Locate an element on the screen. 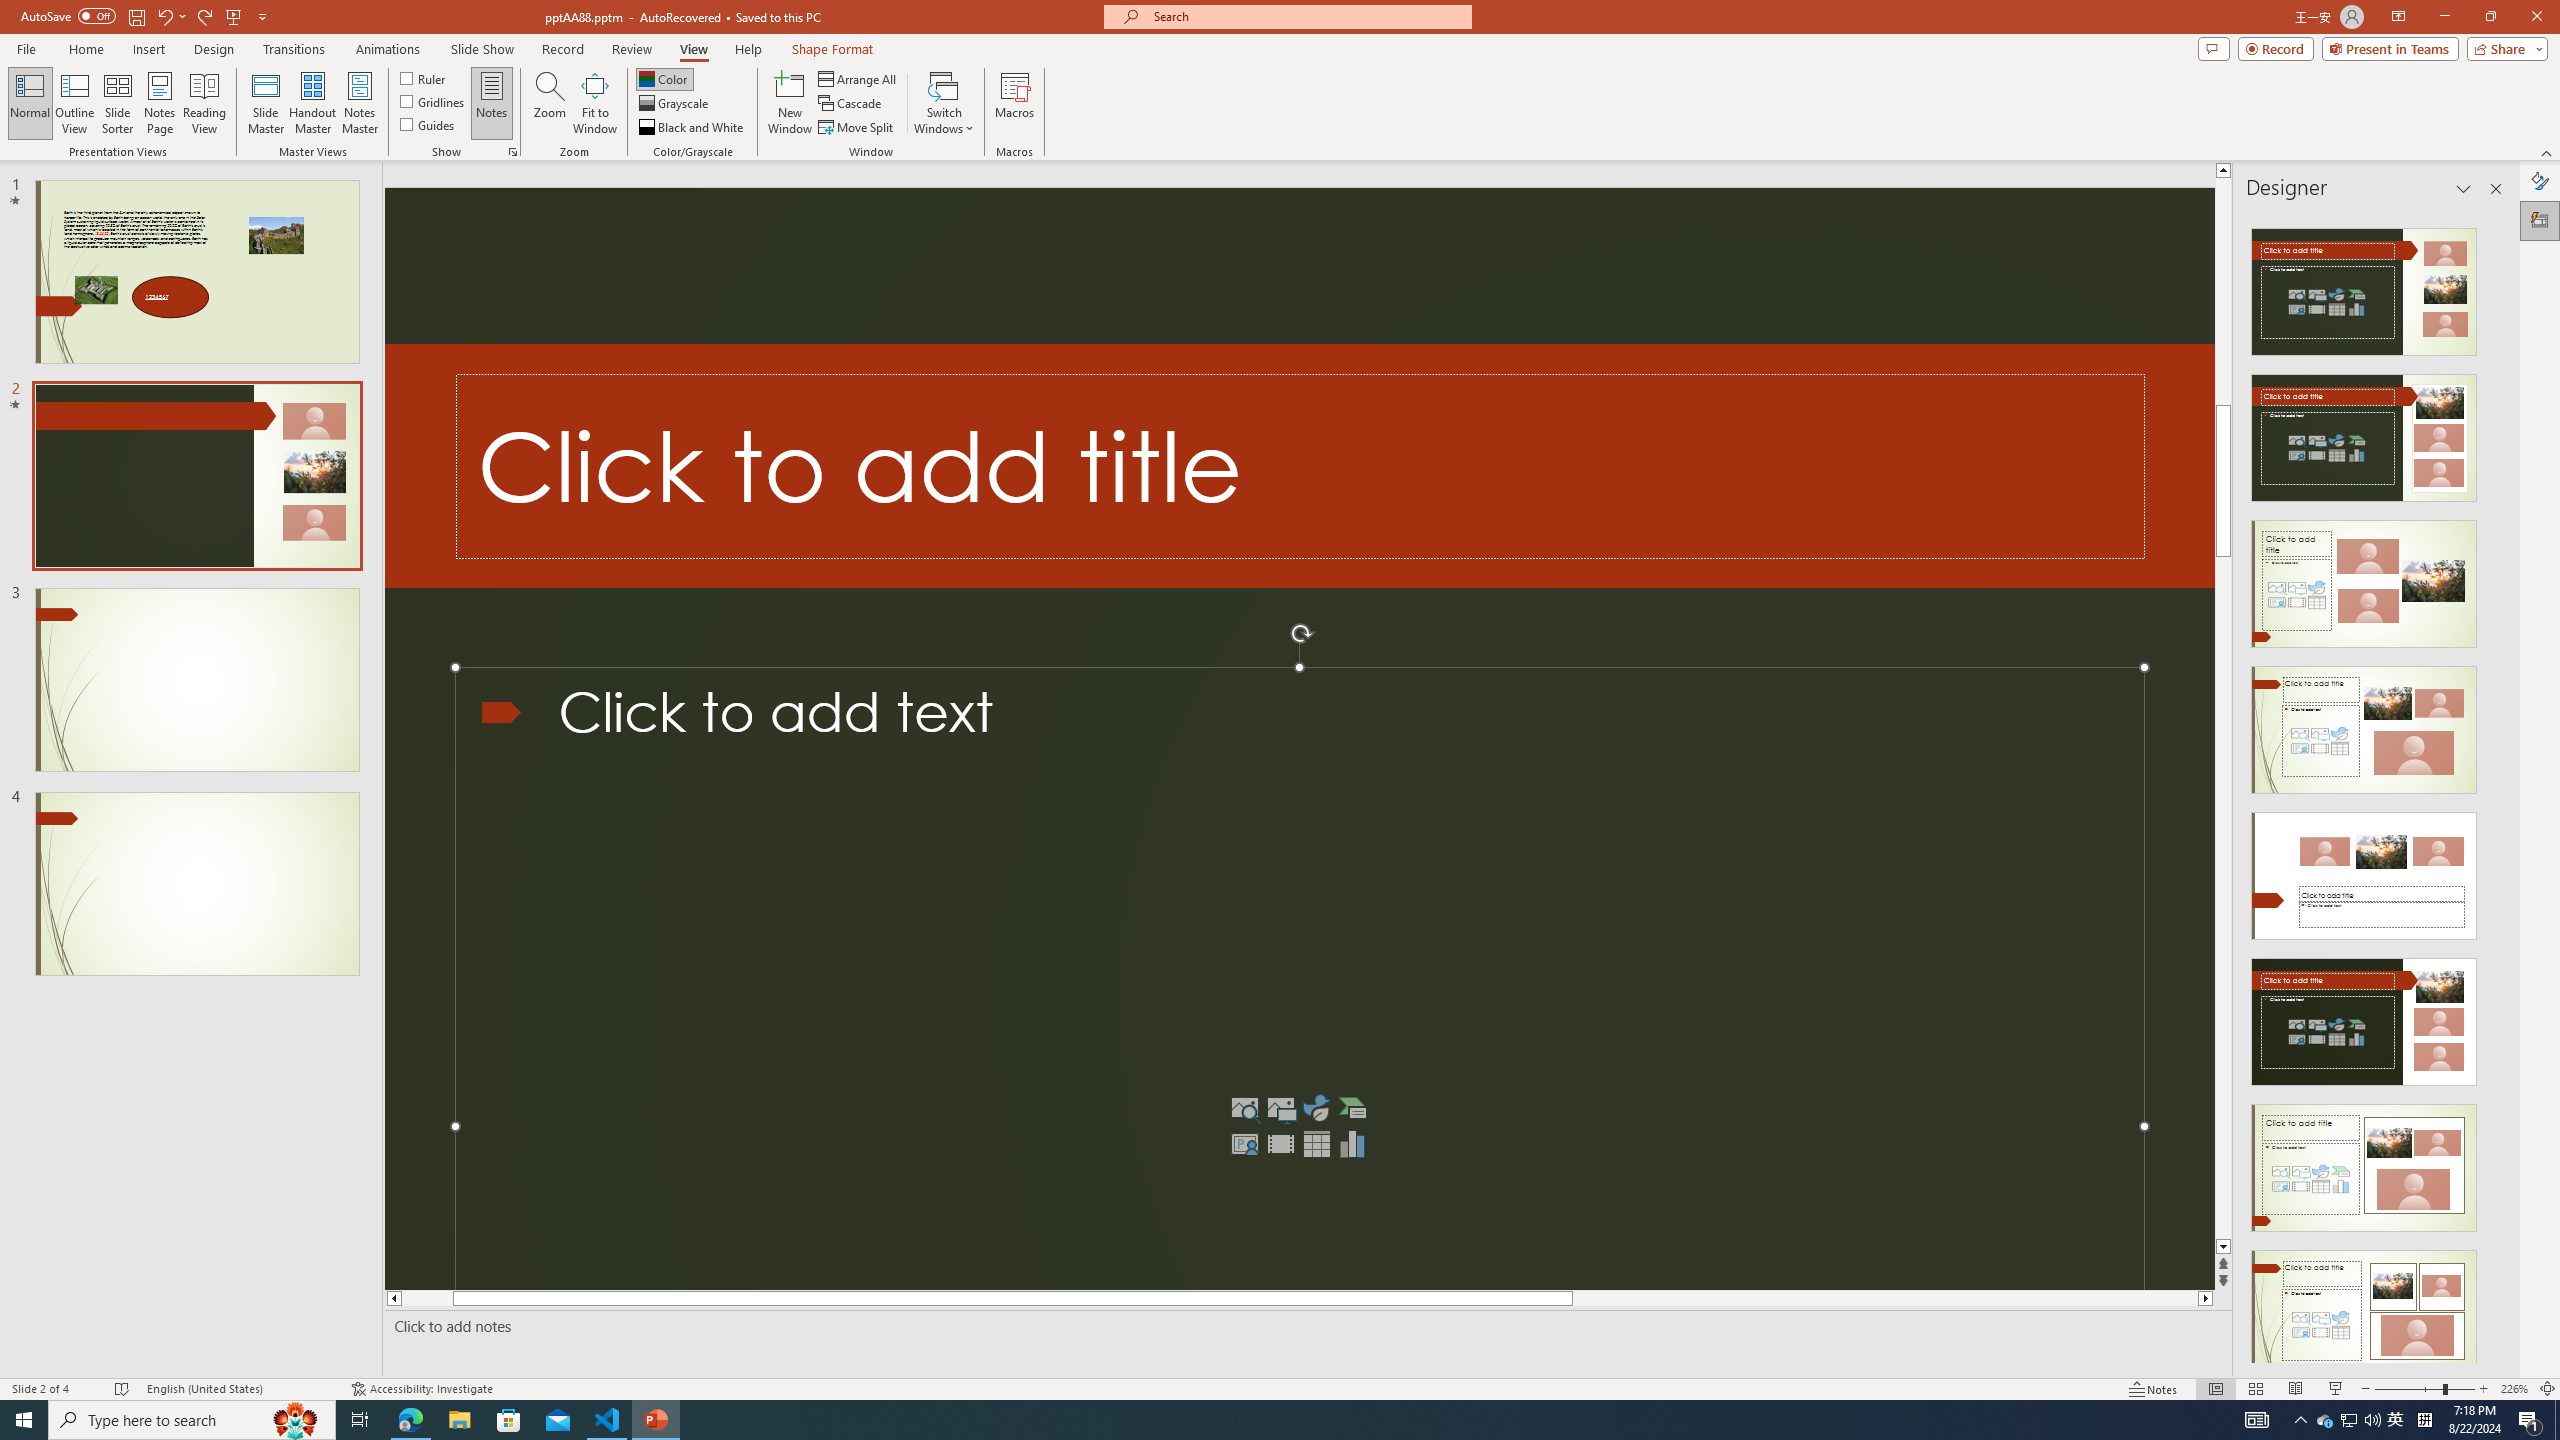  'Zoom 226%' is located at coordinates (2515, 1389).